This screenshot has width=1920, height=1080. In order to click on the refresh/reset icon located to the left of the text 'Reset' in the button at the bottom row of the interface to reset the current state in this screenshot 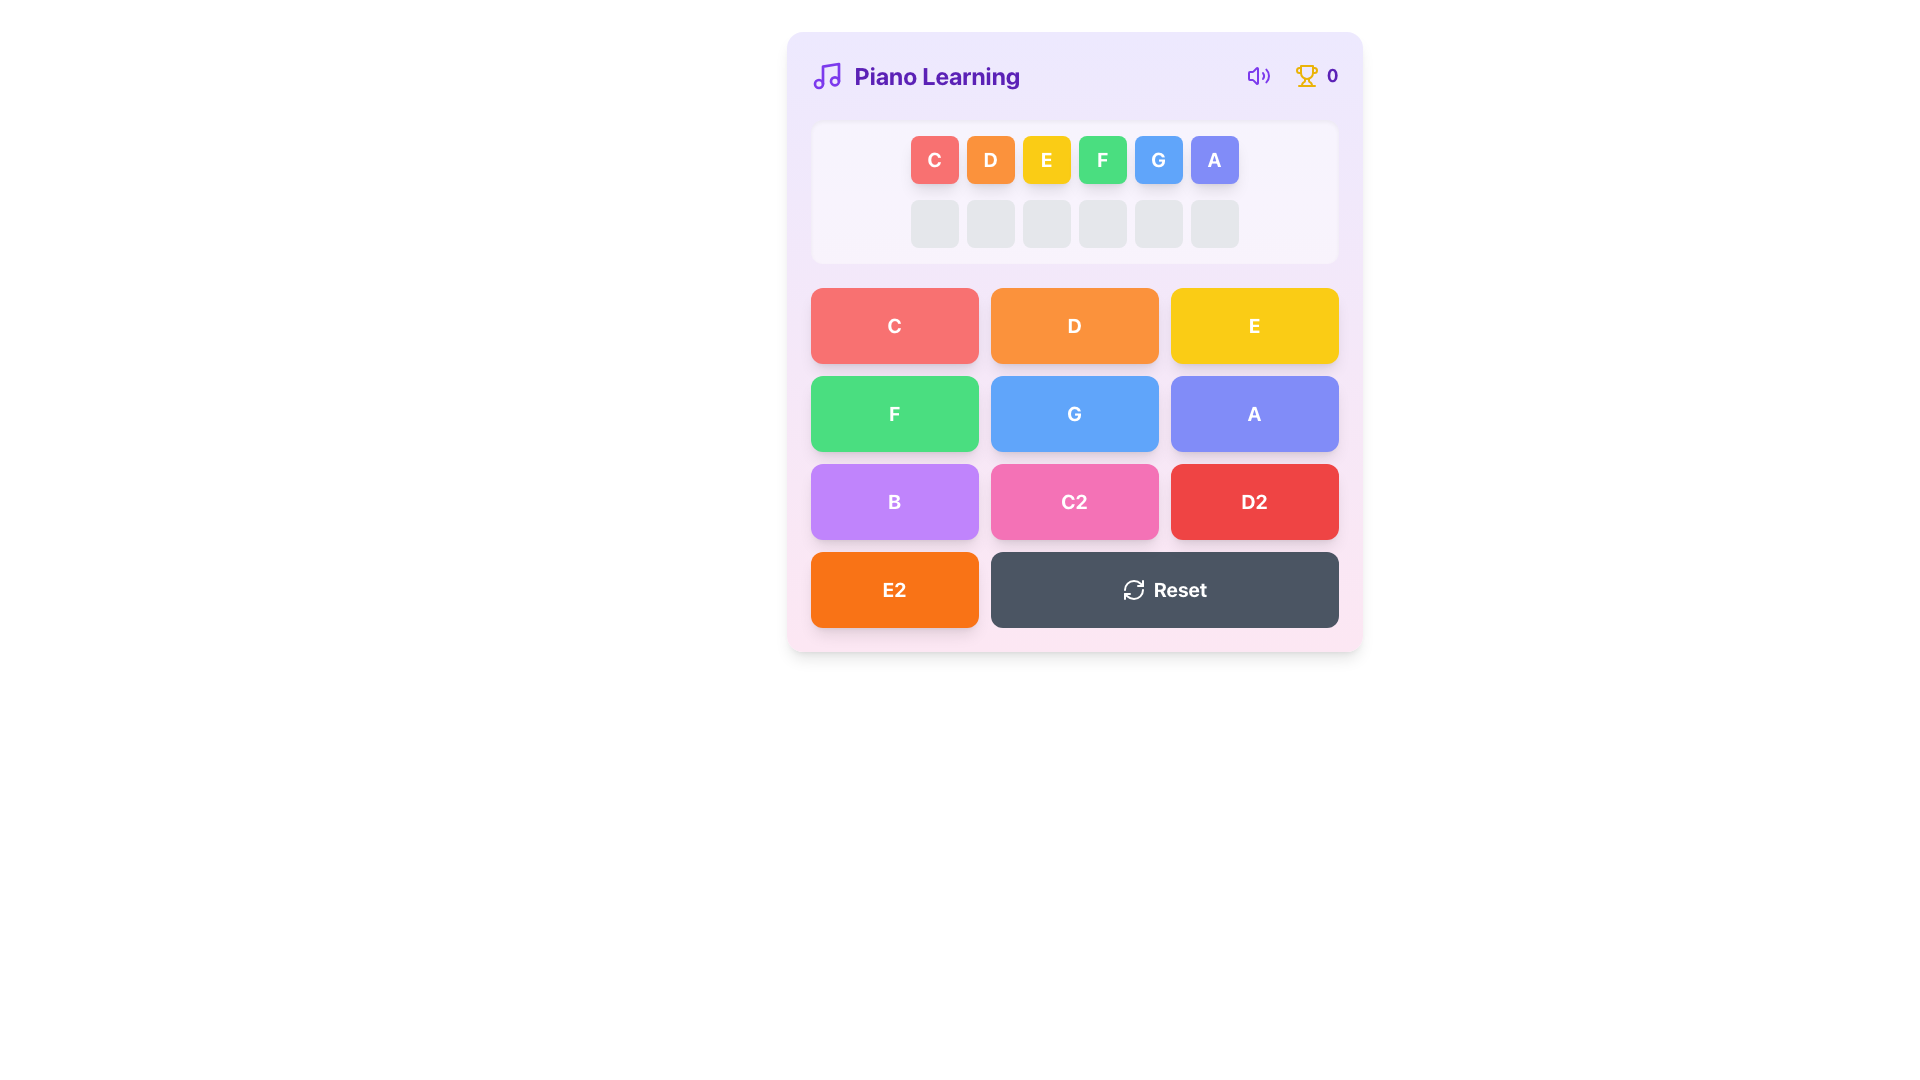, I will do `click(1133, 589)`.